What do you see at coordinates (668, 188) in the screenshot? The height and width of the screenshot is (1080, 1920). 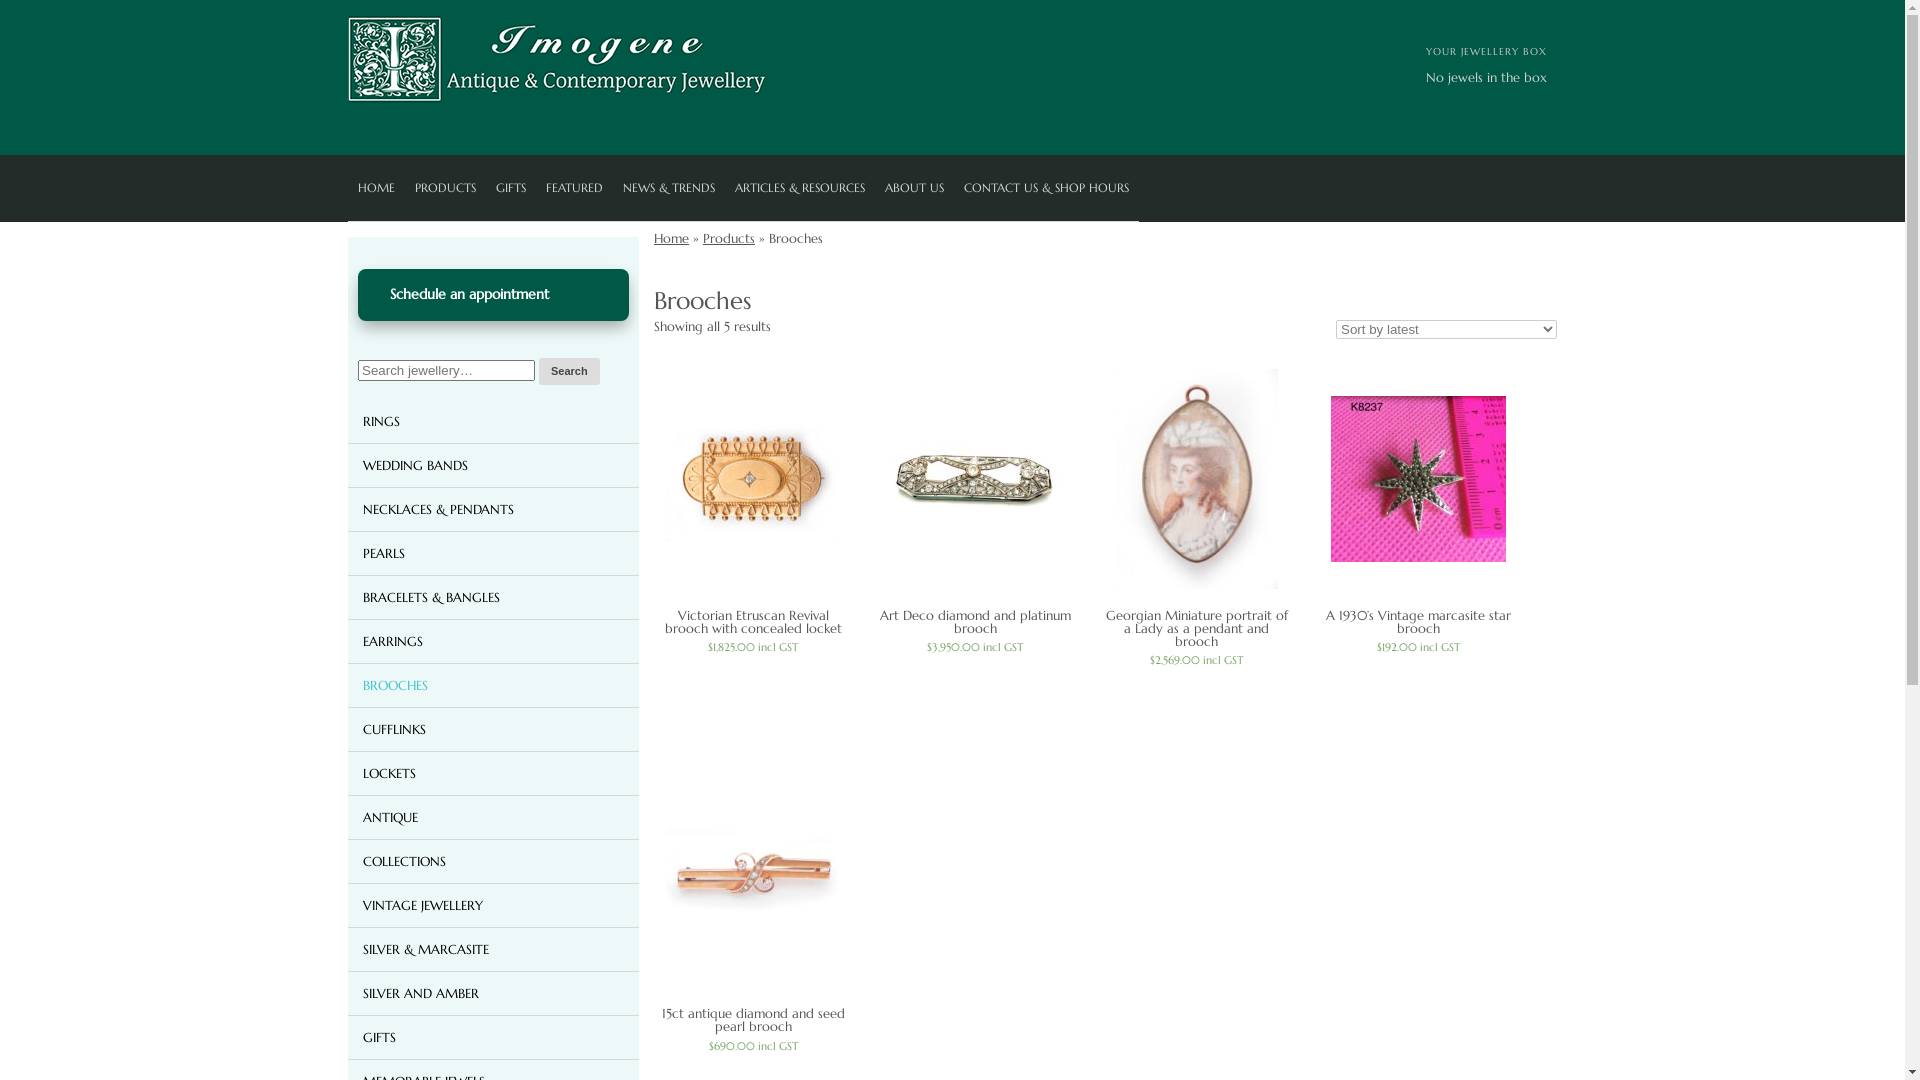 I see `'NEWS & TRENDS'` at bounding box center [668, 188].